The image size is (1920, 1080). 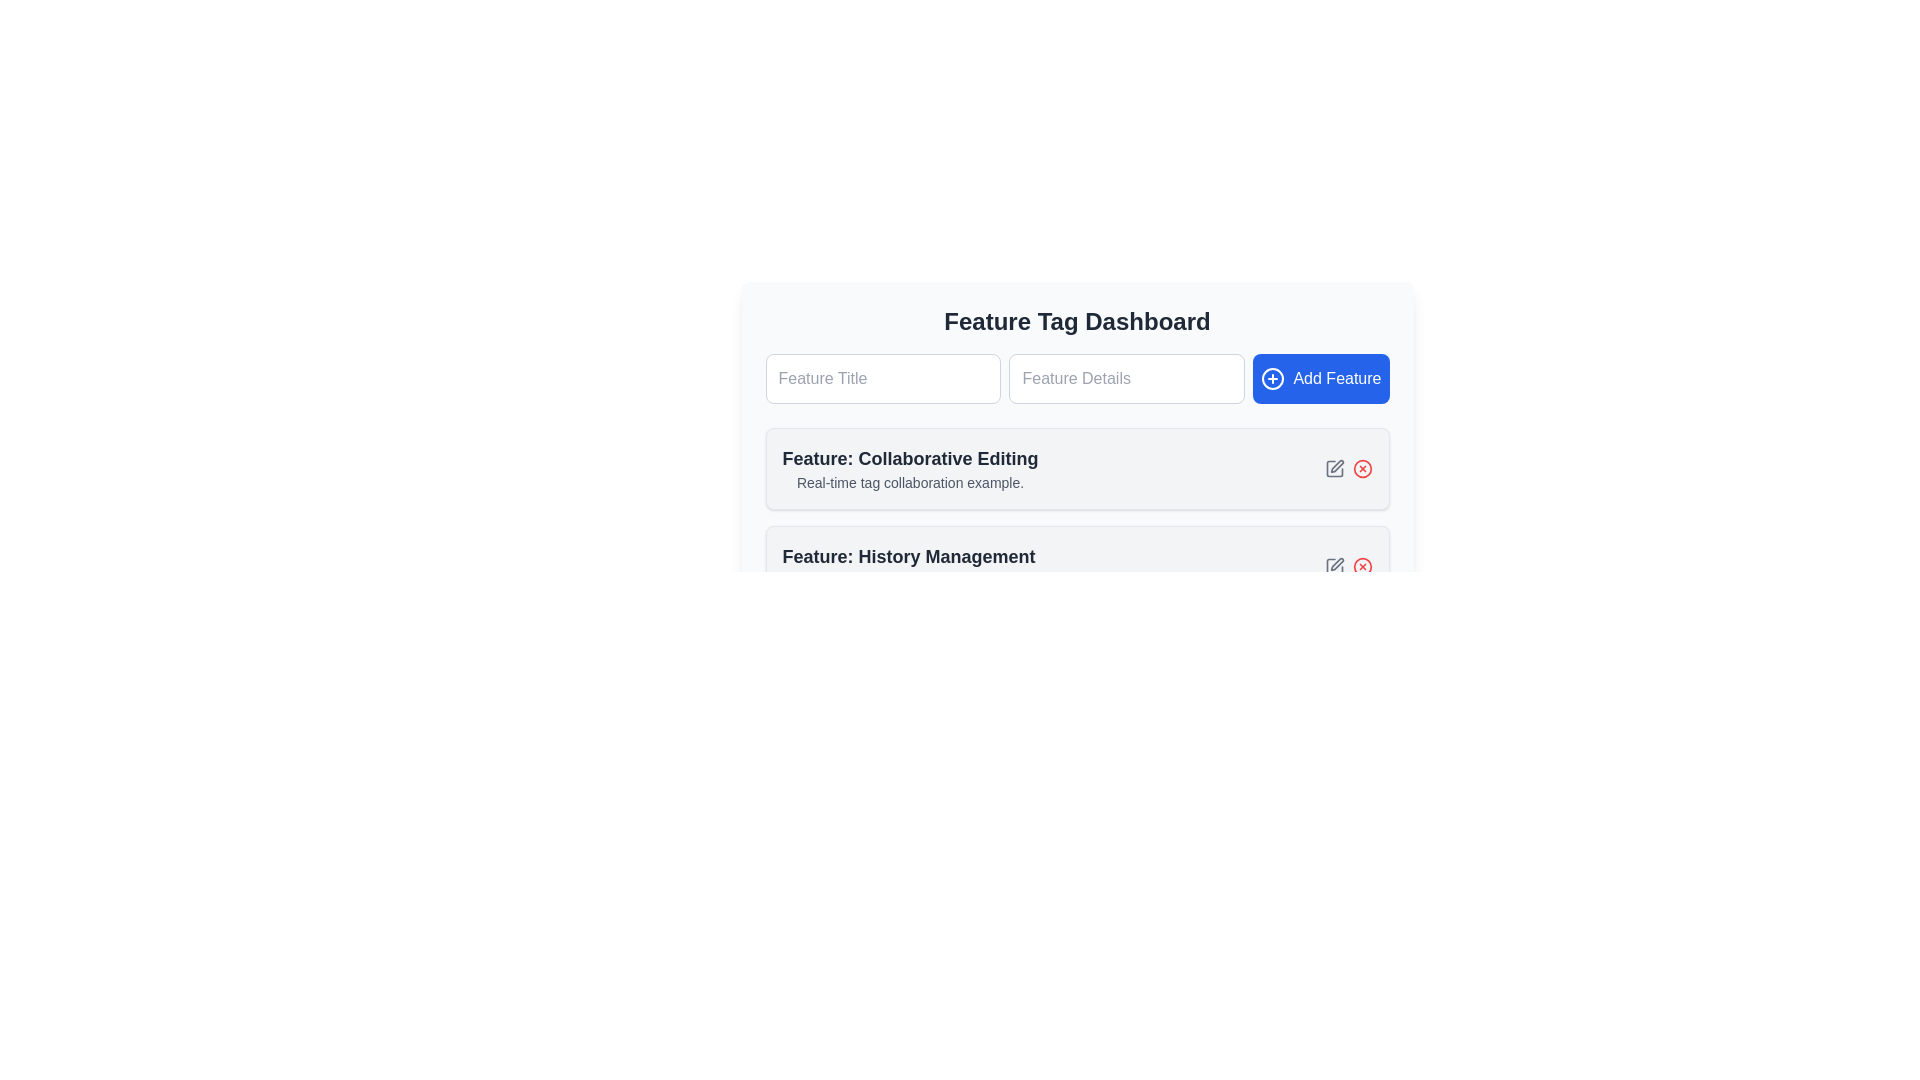 I want to click on the Text label that serves as a header for the card, summarizing the main feature described within this section, so click(x=909, y=459).